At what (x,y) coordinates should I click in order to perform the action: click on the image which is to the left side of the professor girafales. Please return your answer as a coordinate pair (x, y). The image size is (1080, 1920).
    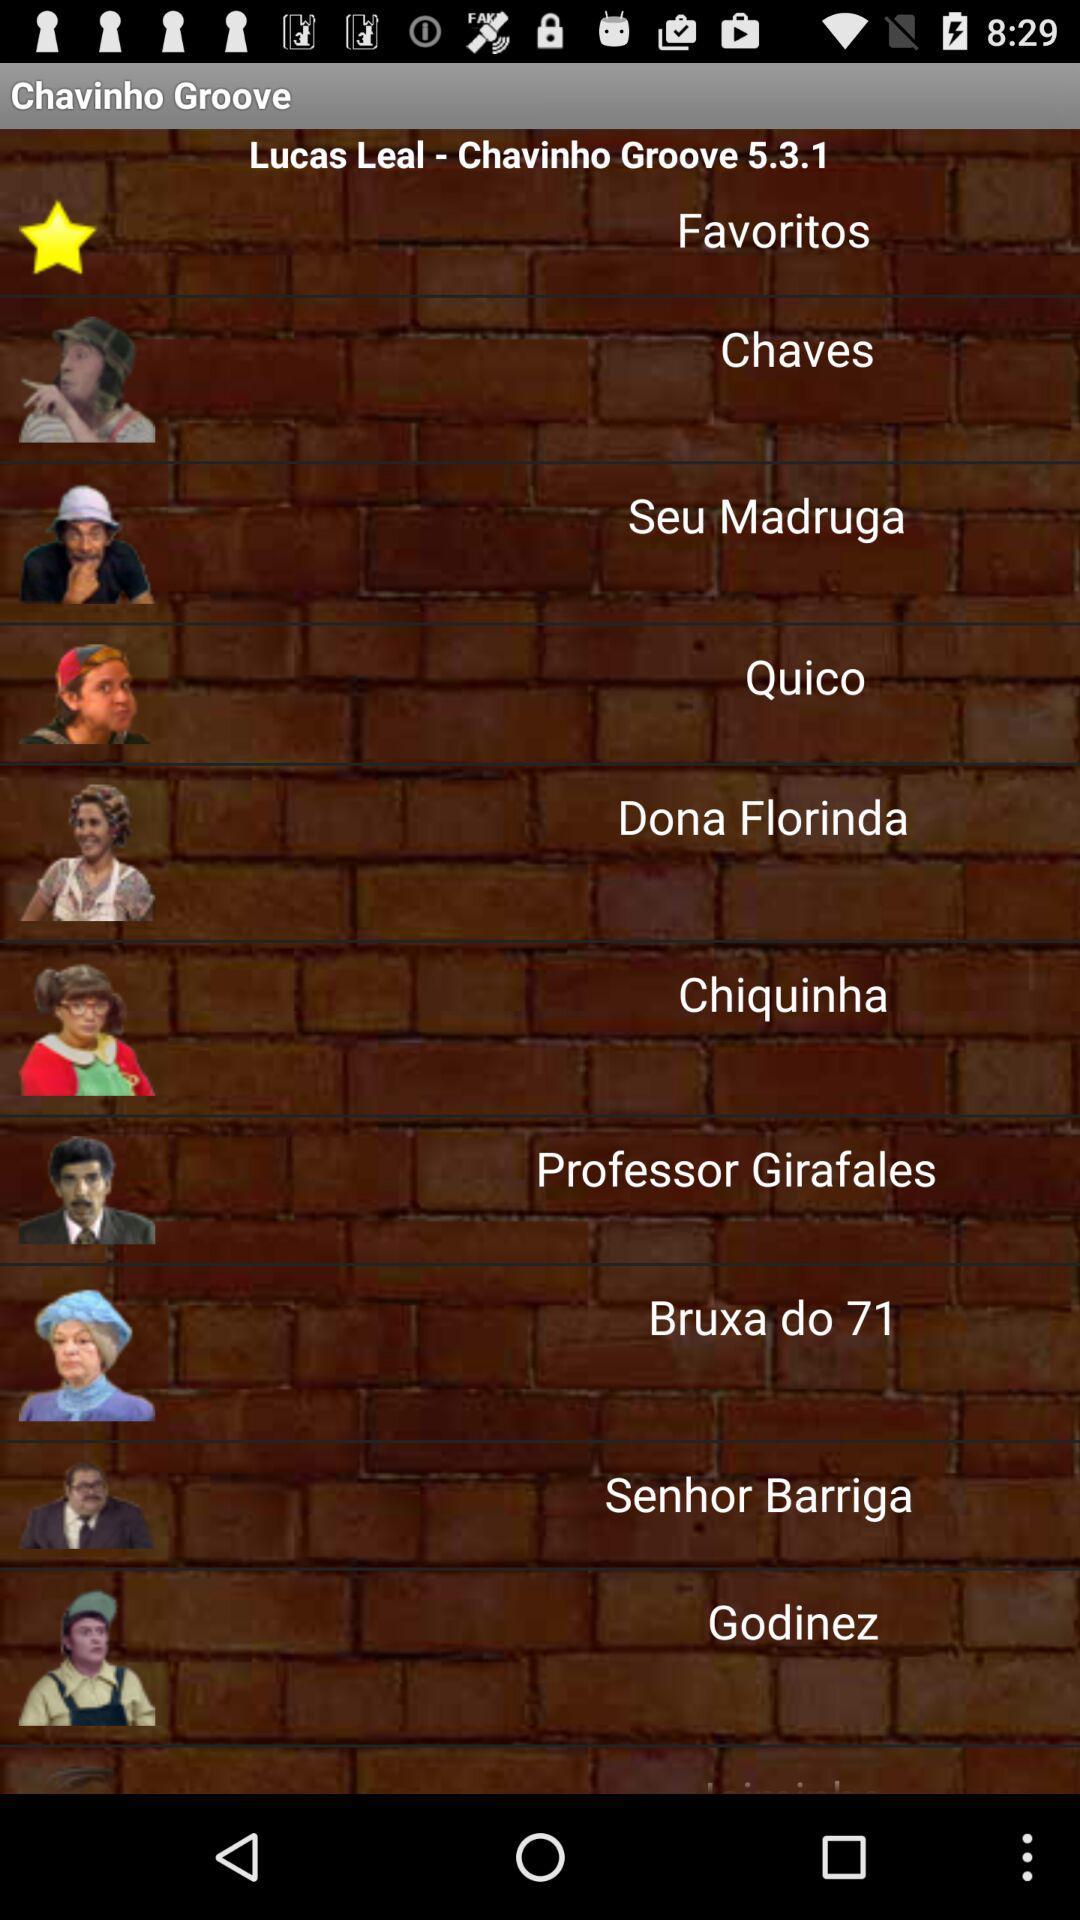
    Looking at the image, I should click on (86, 1190).